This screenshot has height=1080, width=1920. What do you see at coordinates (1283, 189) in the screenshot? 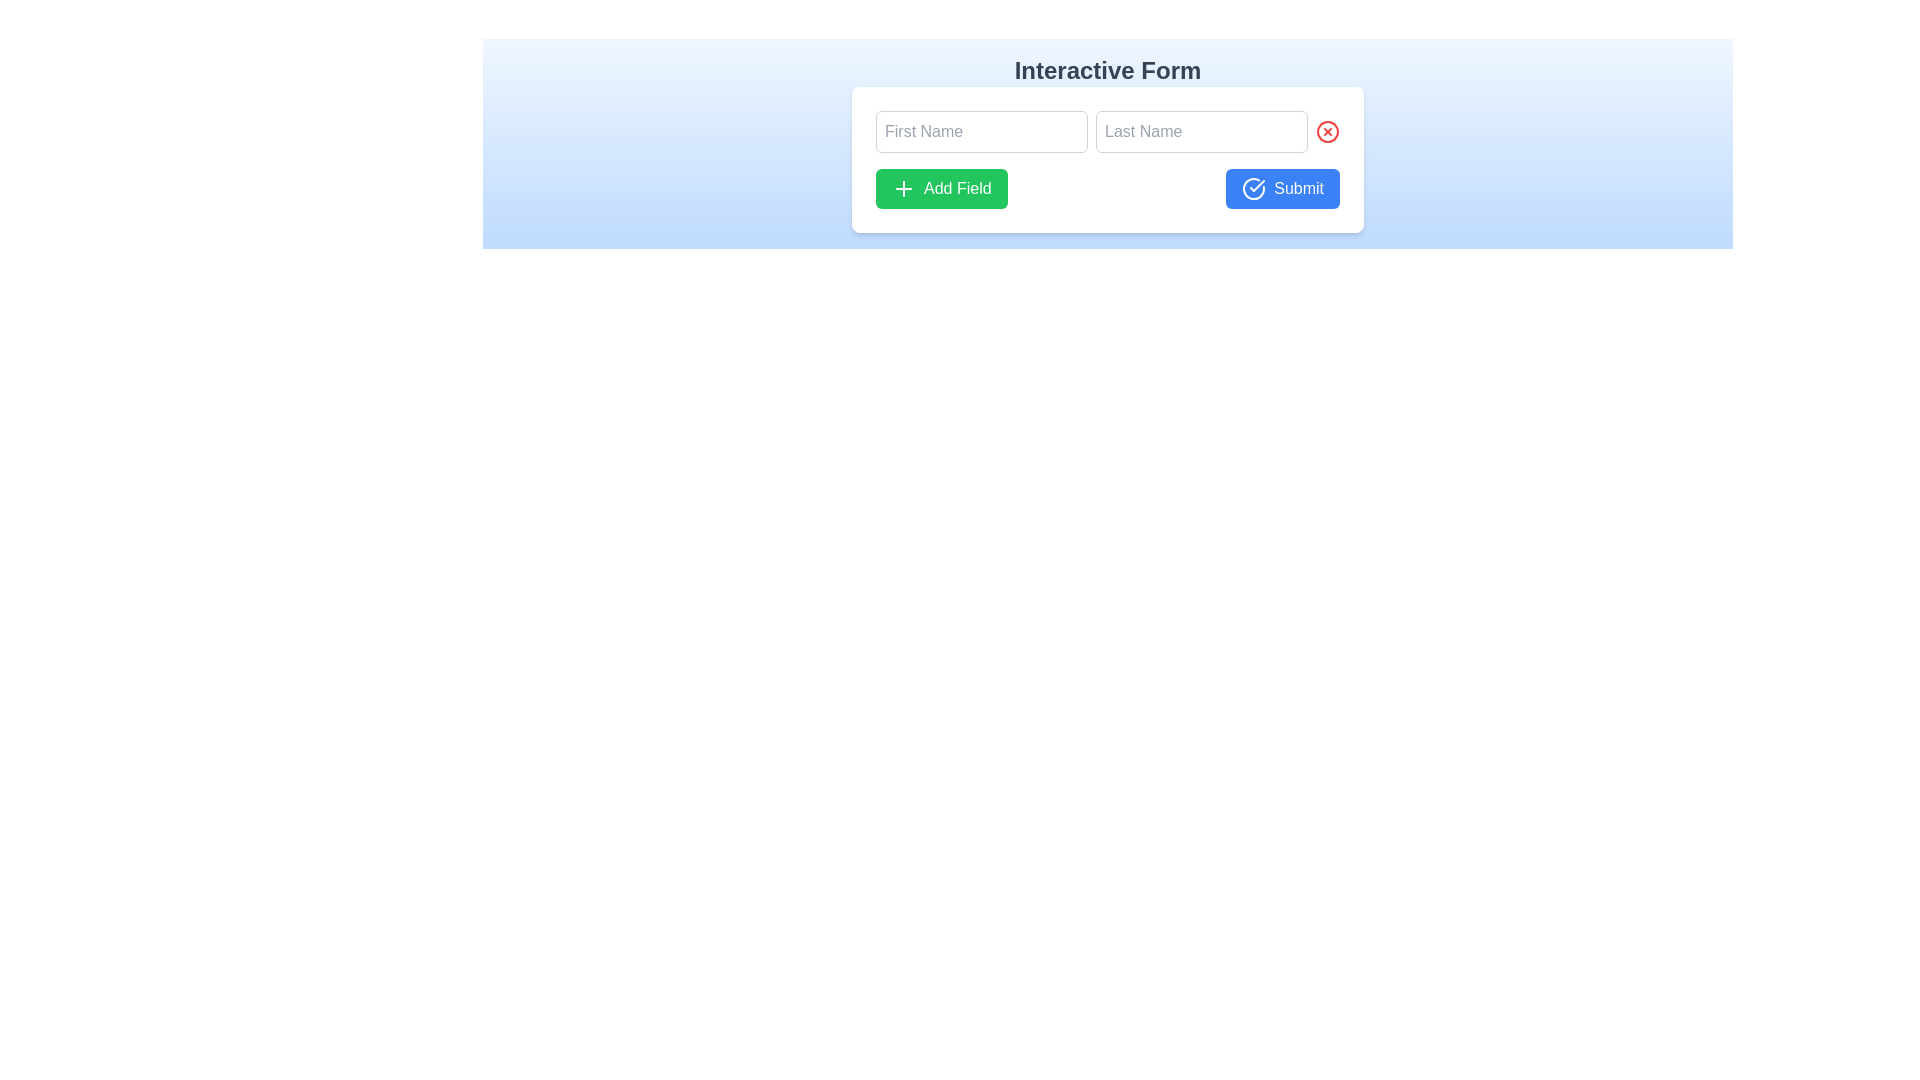
I see `the blue rectangular button labeled 'Submit'` at bounding box center [1283, 189].